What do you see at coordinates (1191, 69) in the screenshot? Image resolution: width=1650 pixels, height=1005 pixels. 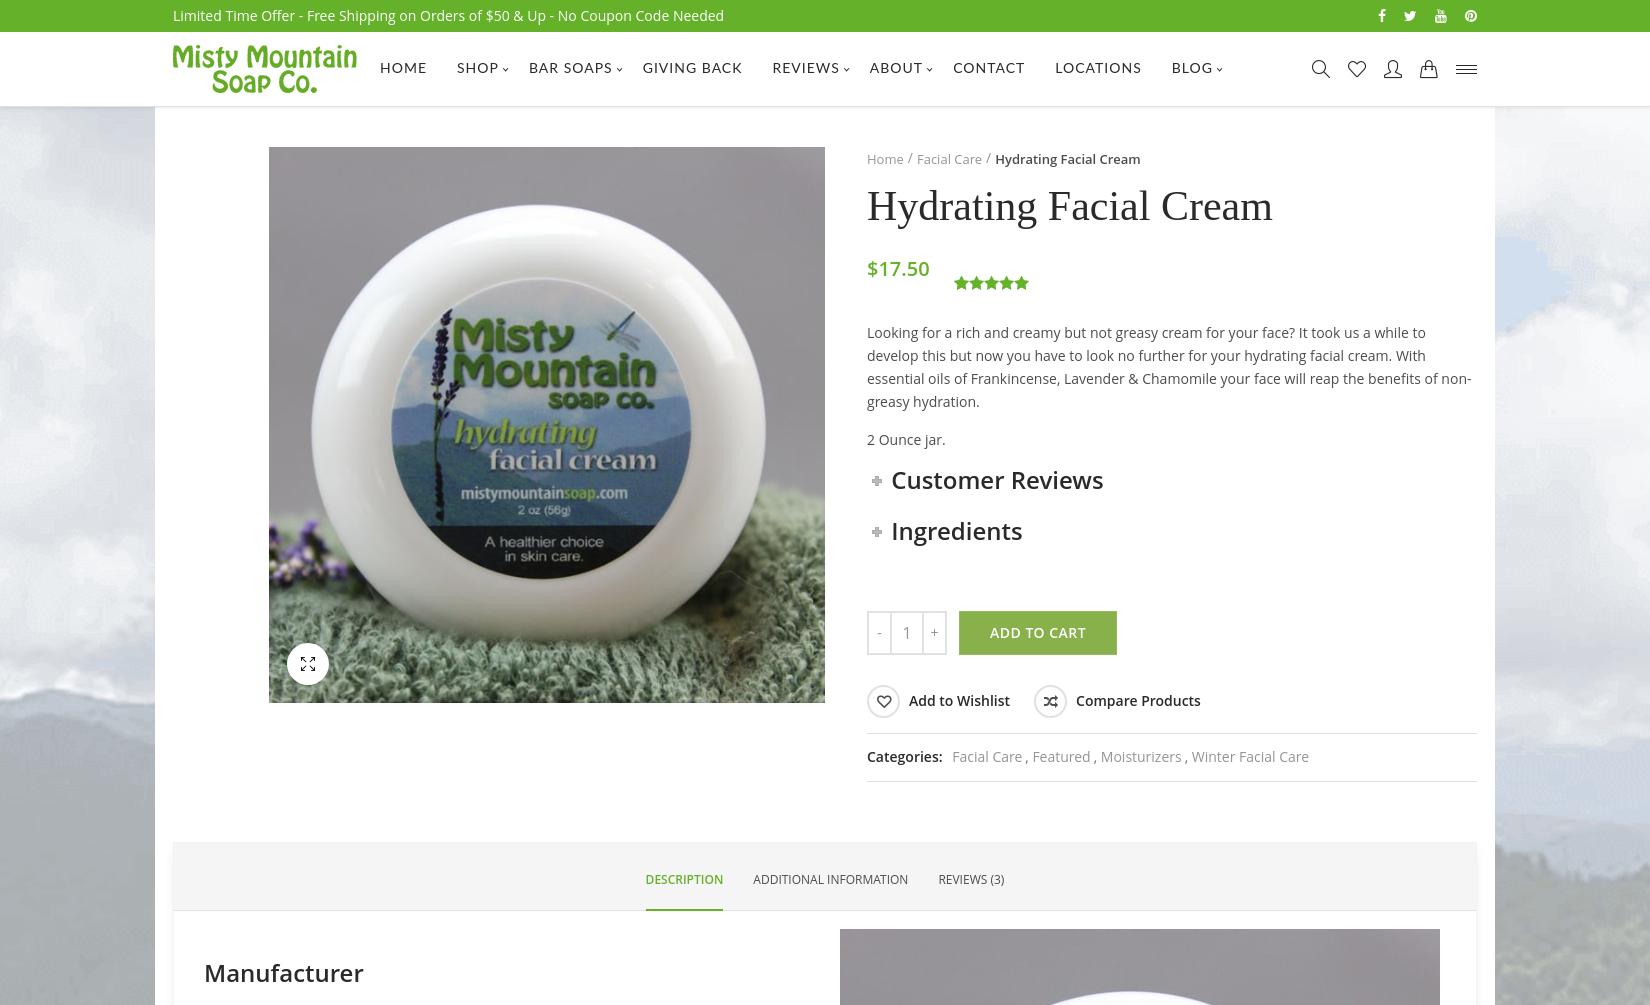 I see `'BLOG'` at bounding box center [1191, 69].